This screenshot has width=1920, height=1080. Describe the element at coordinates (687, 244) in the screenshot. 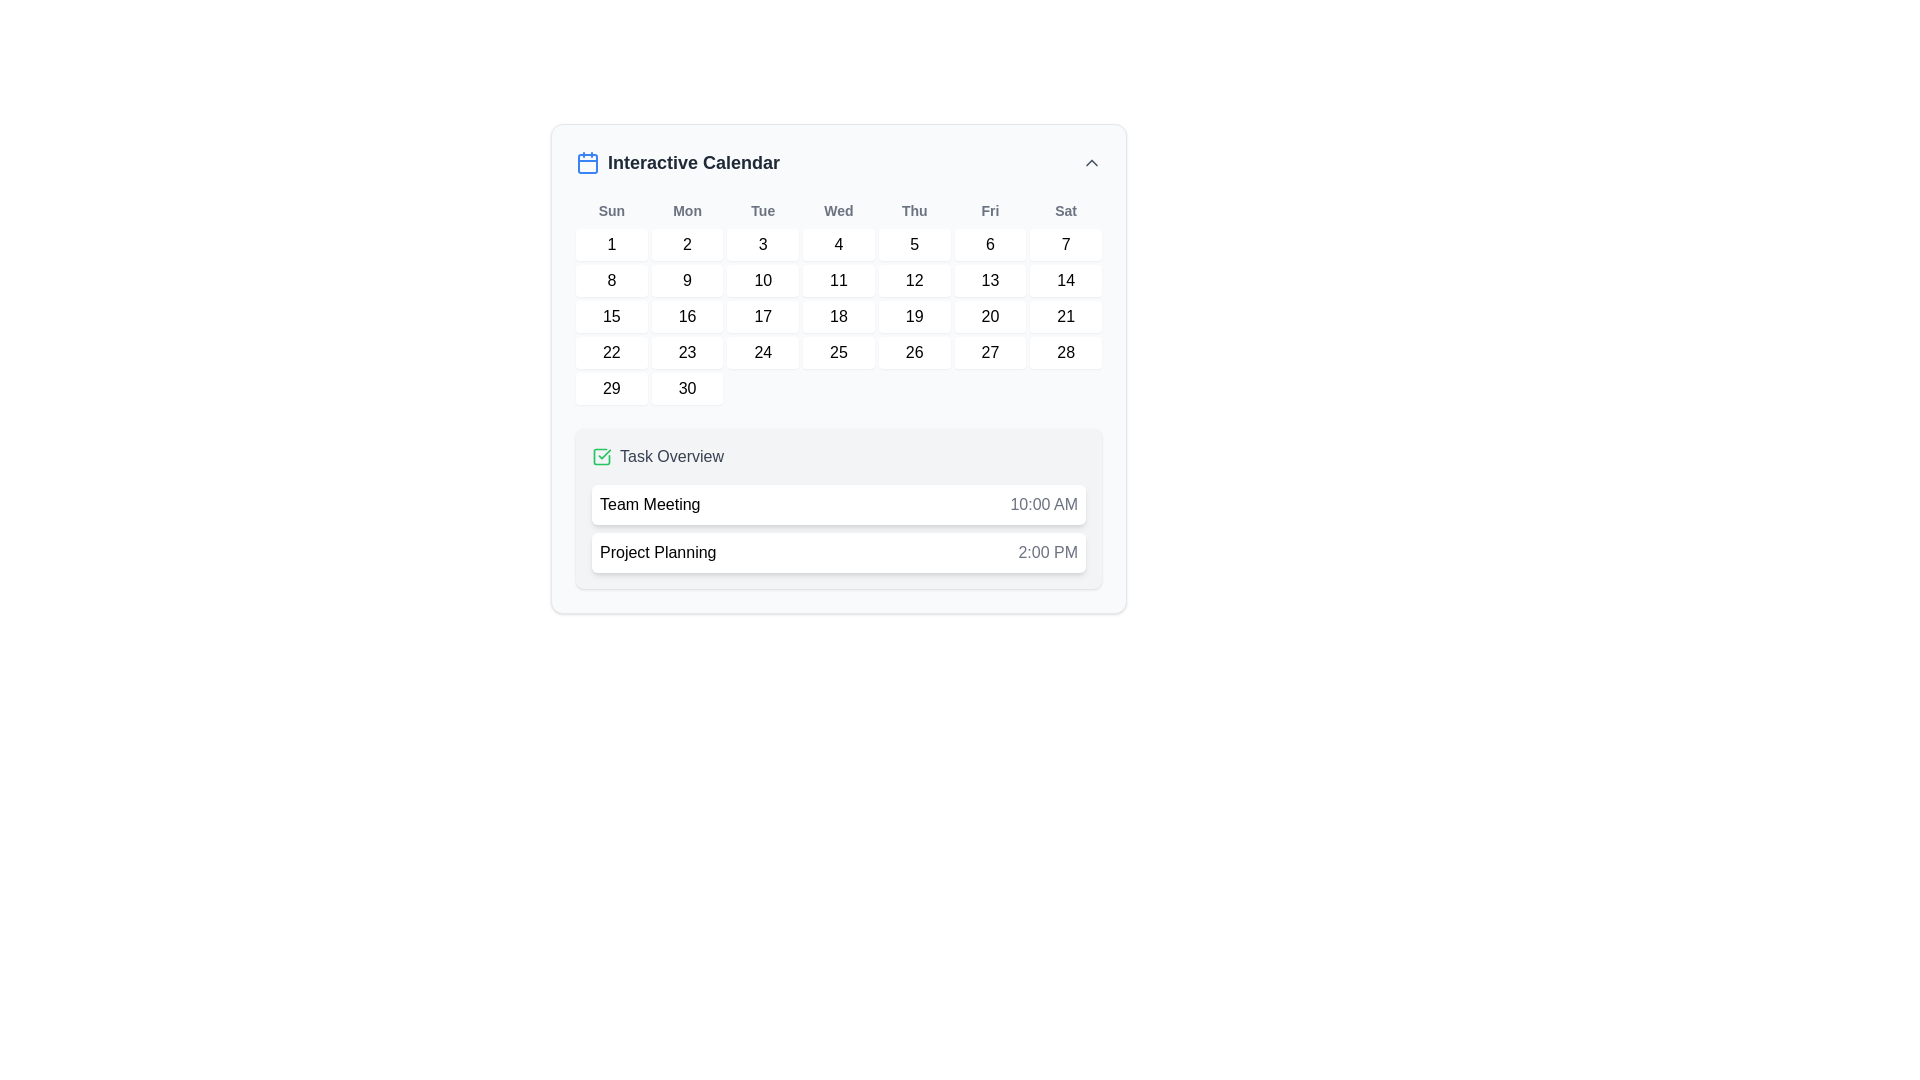

I see `the square button with rounded corners labeled '2' in the Interactive Calendar grid layout` at that location.